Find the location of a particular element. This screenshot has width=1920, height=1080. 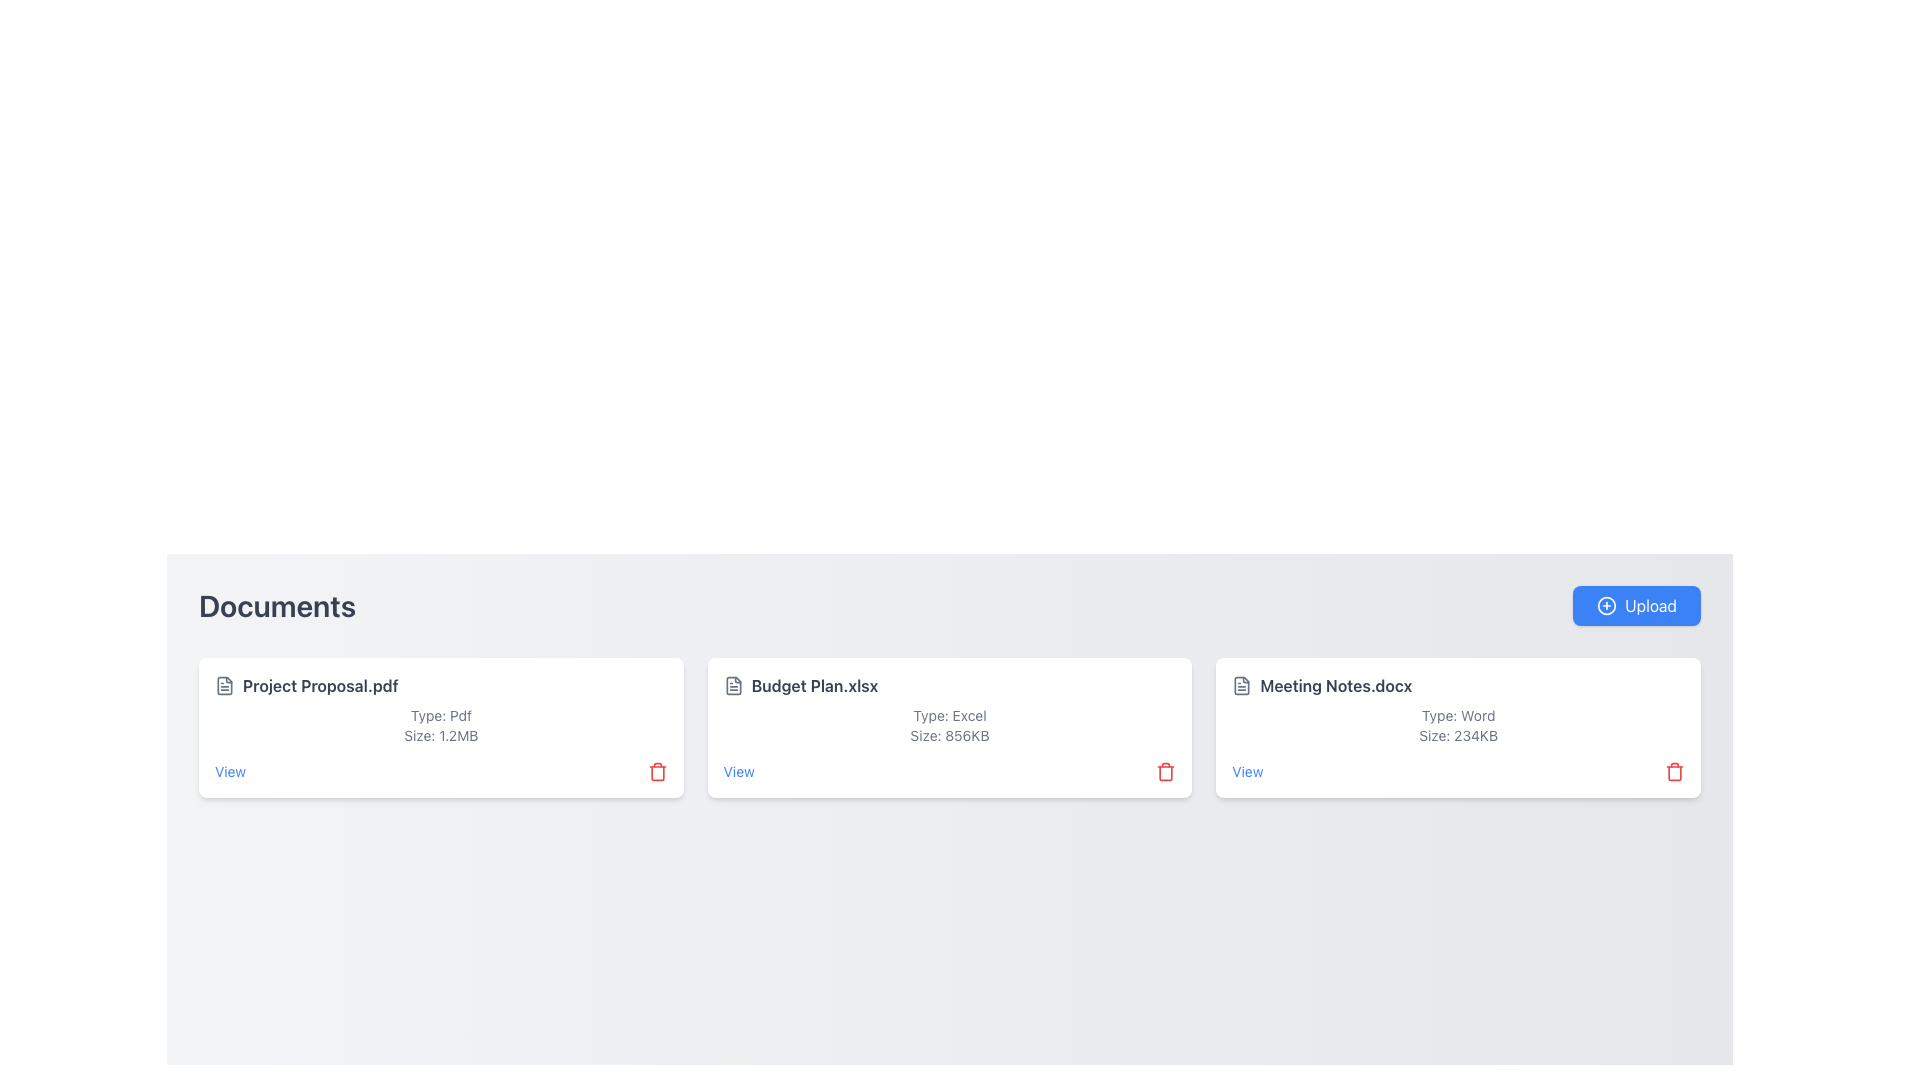

the text label displaying 'Size: 234KB' located below the 'Type: Word' text within the entry for 'Meeting Notes.docx' in the rightmost card is located at coordinates (1458, 736).